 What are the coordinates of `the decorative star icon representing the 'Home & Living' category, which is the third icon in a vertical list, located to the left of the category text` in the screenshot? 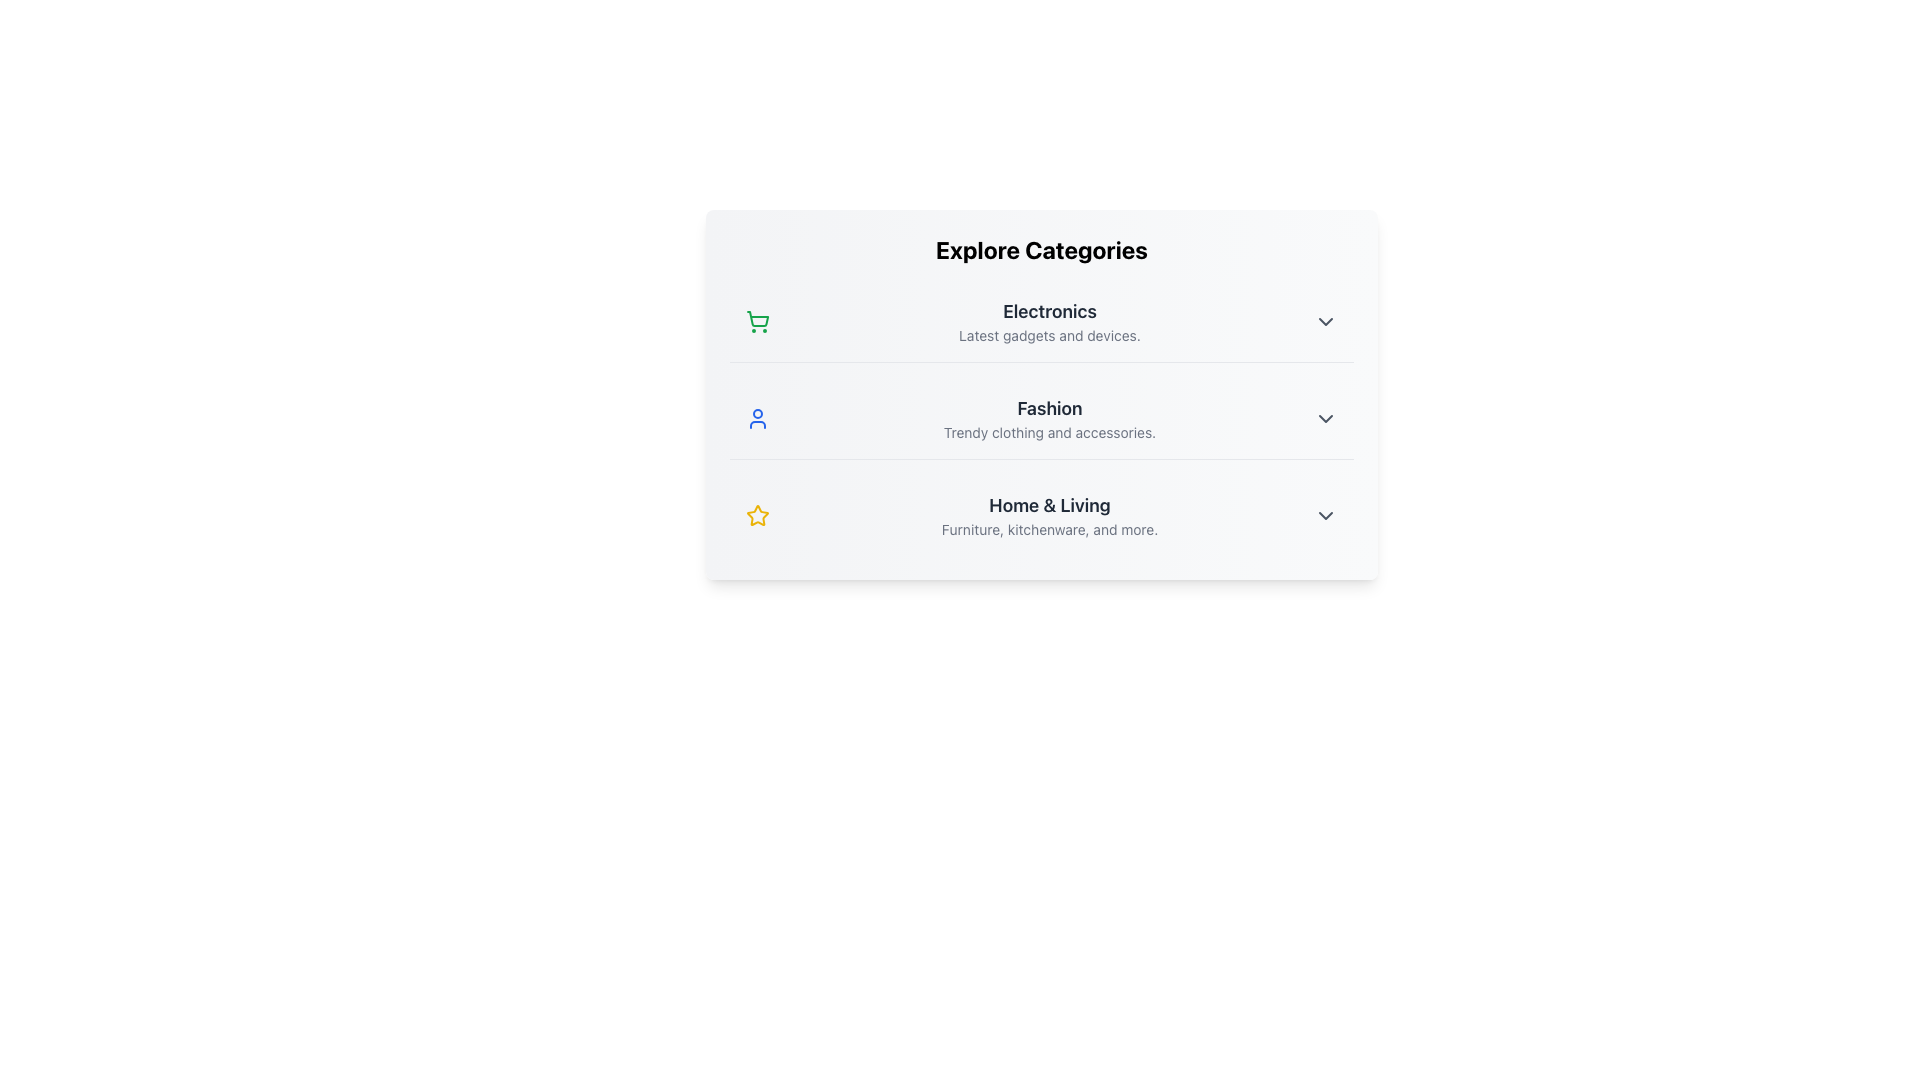 It's located at (757, 514).